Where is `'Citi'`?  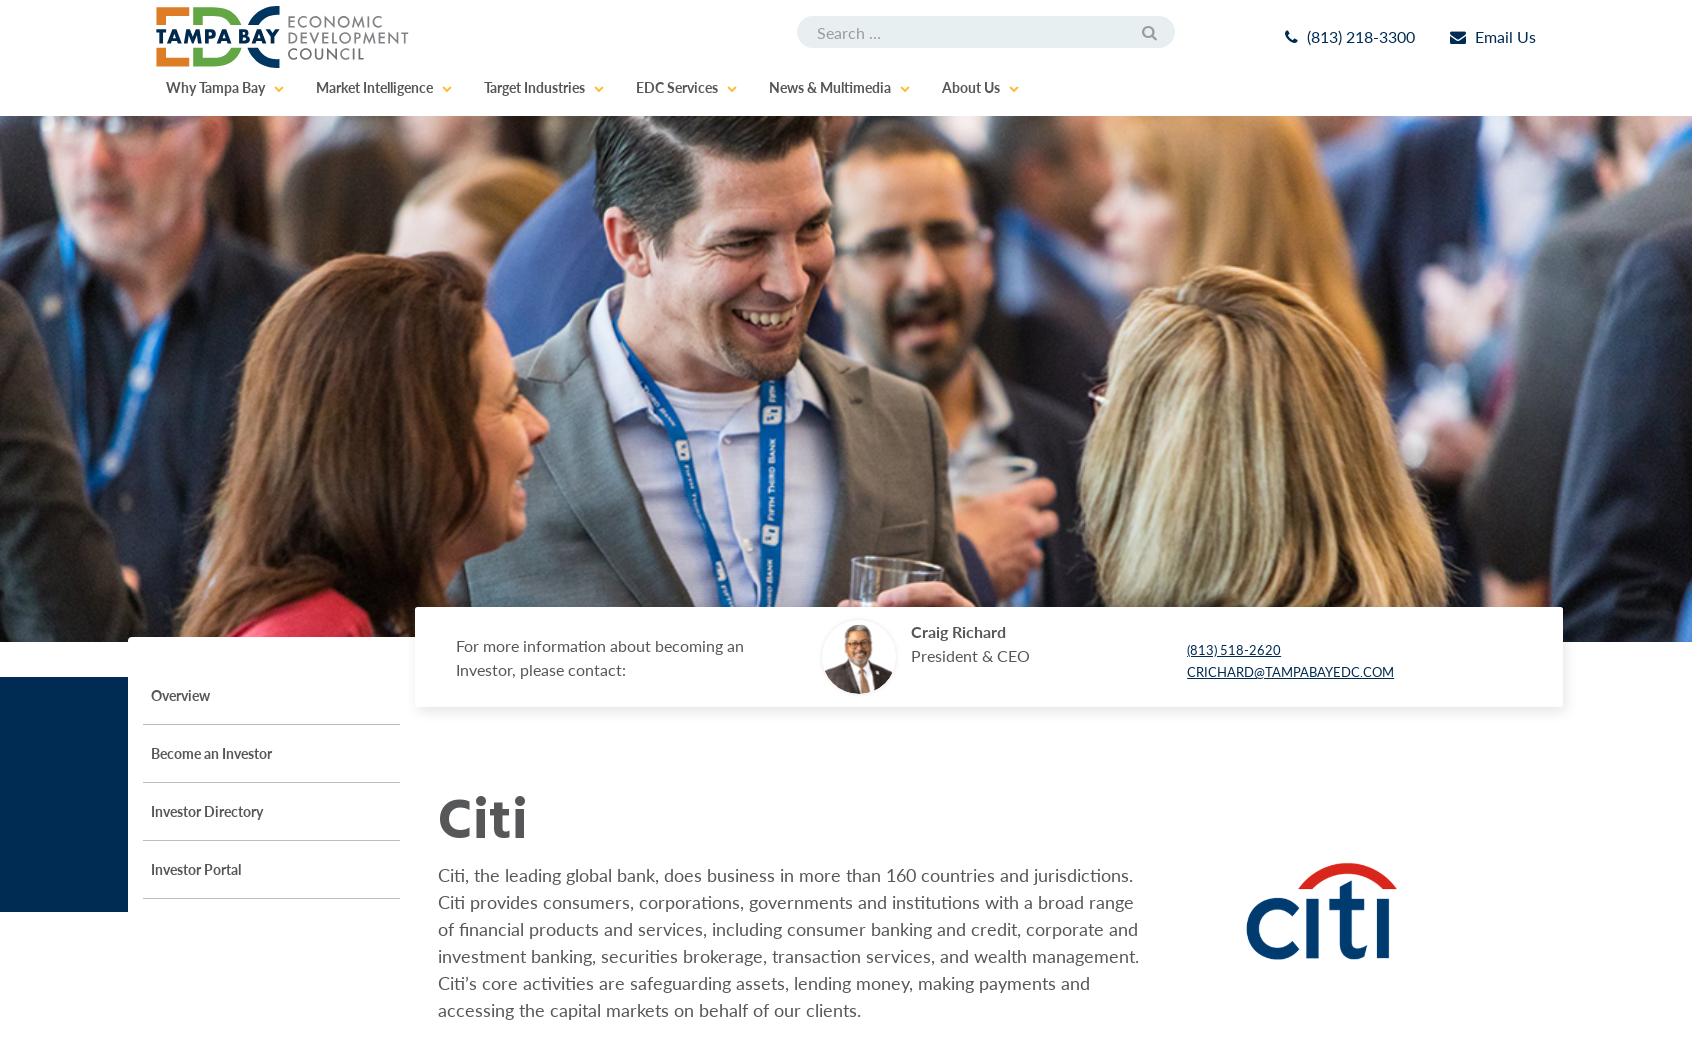 'Citi' is located at coordinates (438, 816).